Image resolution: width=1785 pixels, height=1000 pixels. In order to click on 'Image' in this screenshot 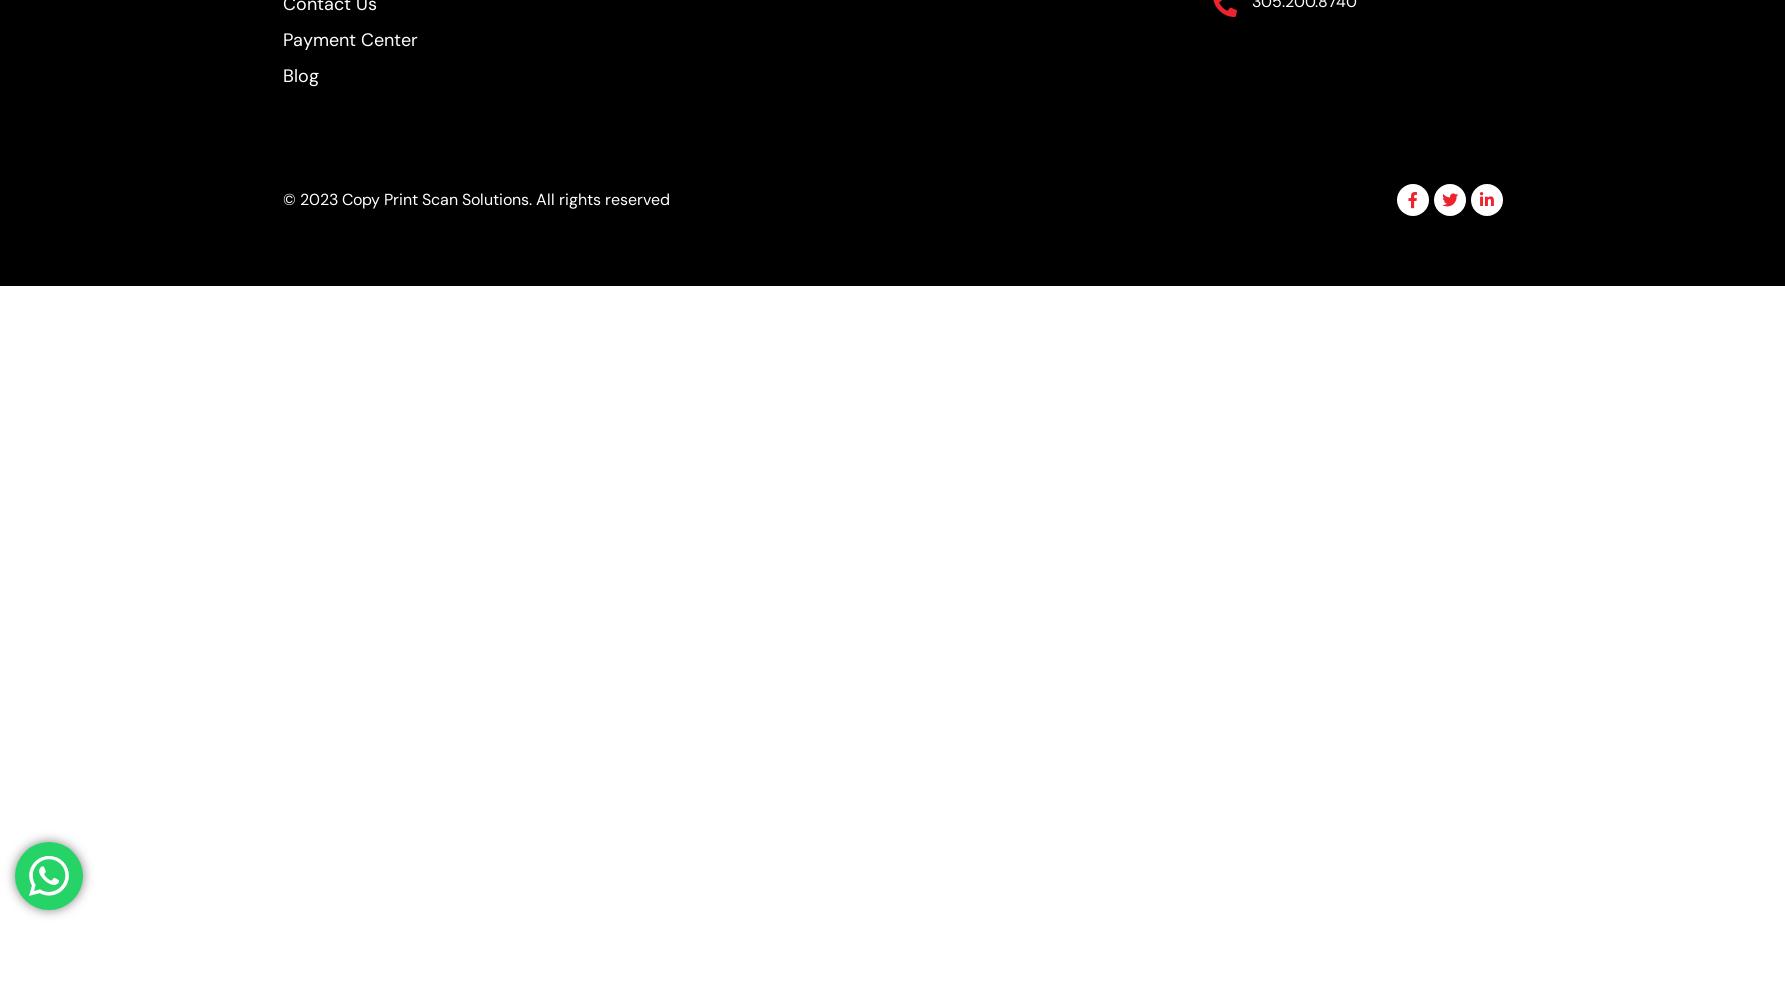, I will do `click(770, 202)`.